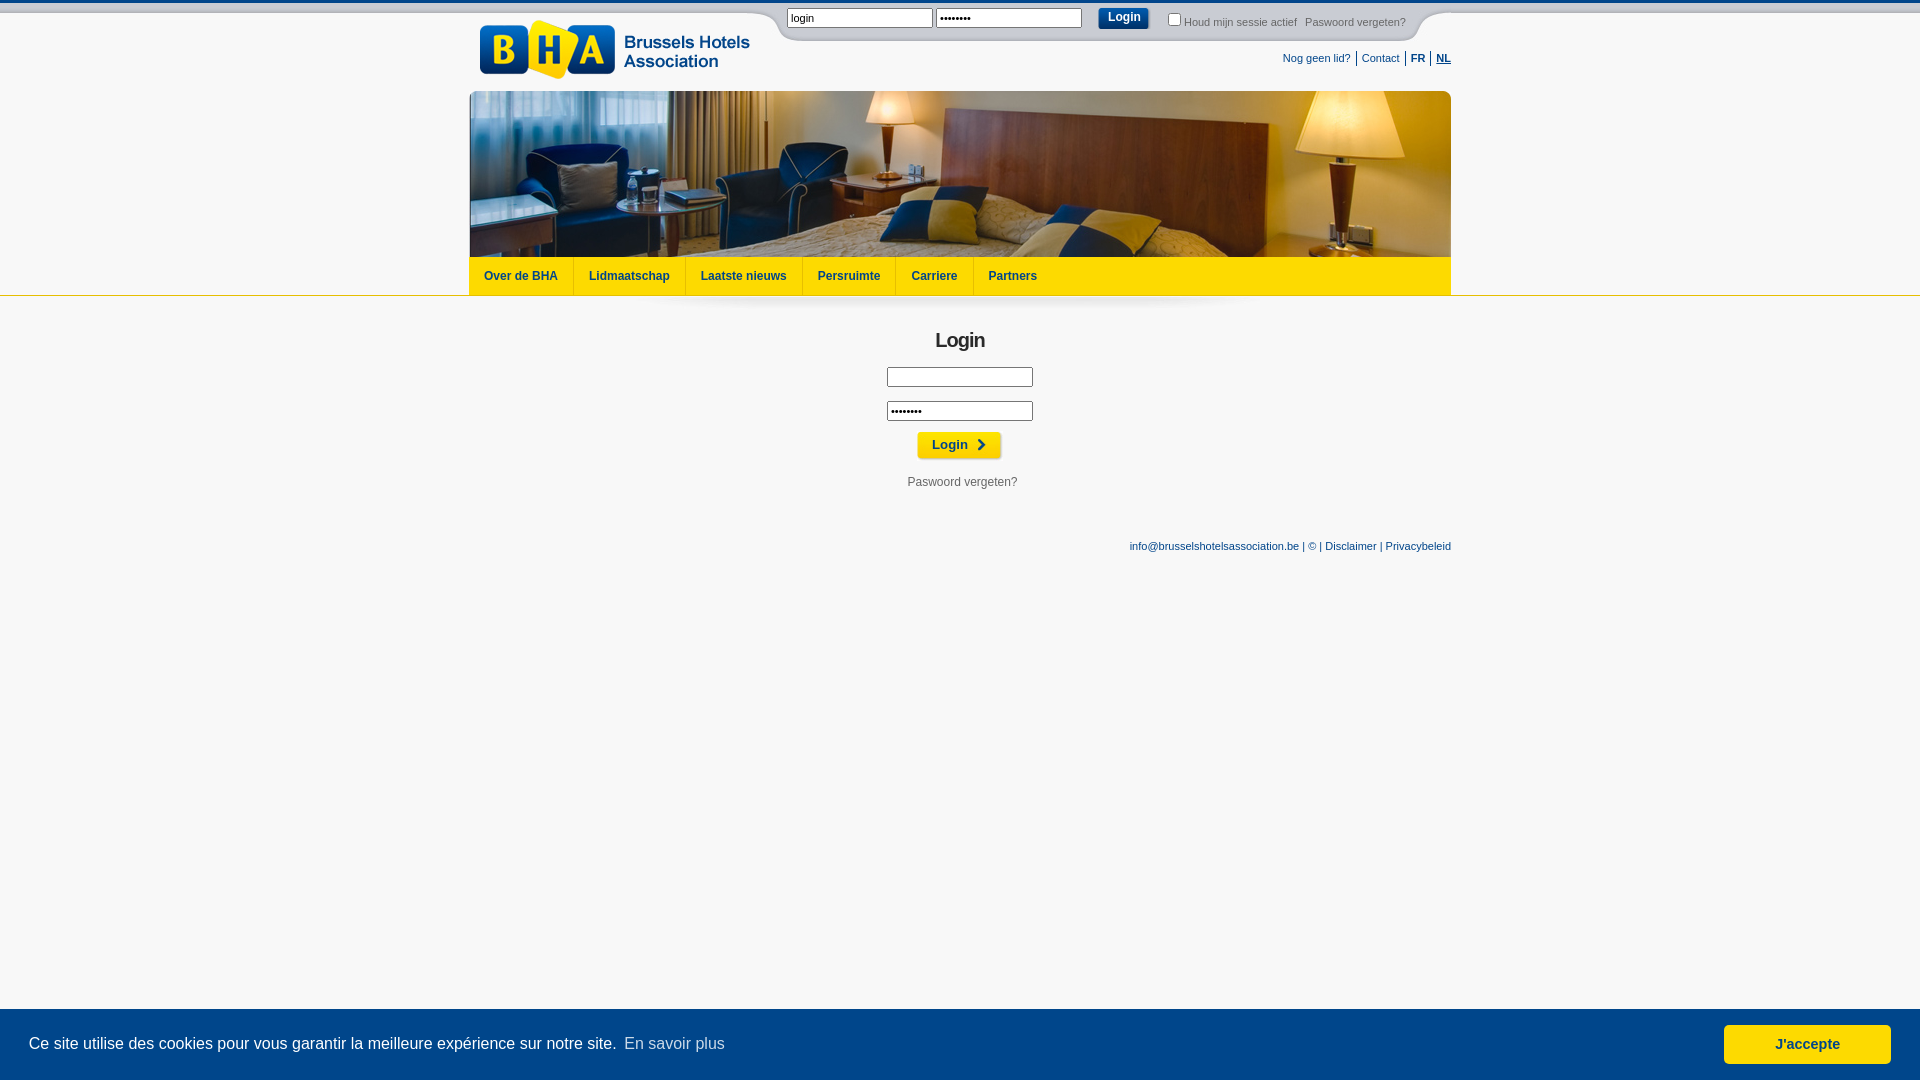 Image resolution: width=1920 pixels, height=1080 pixels. Describe the element at coordinates (1380, 56) in the screenshot. I see `'Contact'` at that location.